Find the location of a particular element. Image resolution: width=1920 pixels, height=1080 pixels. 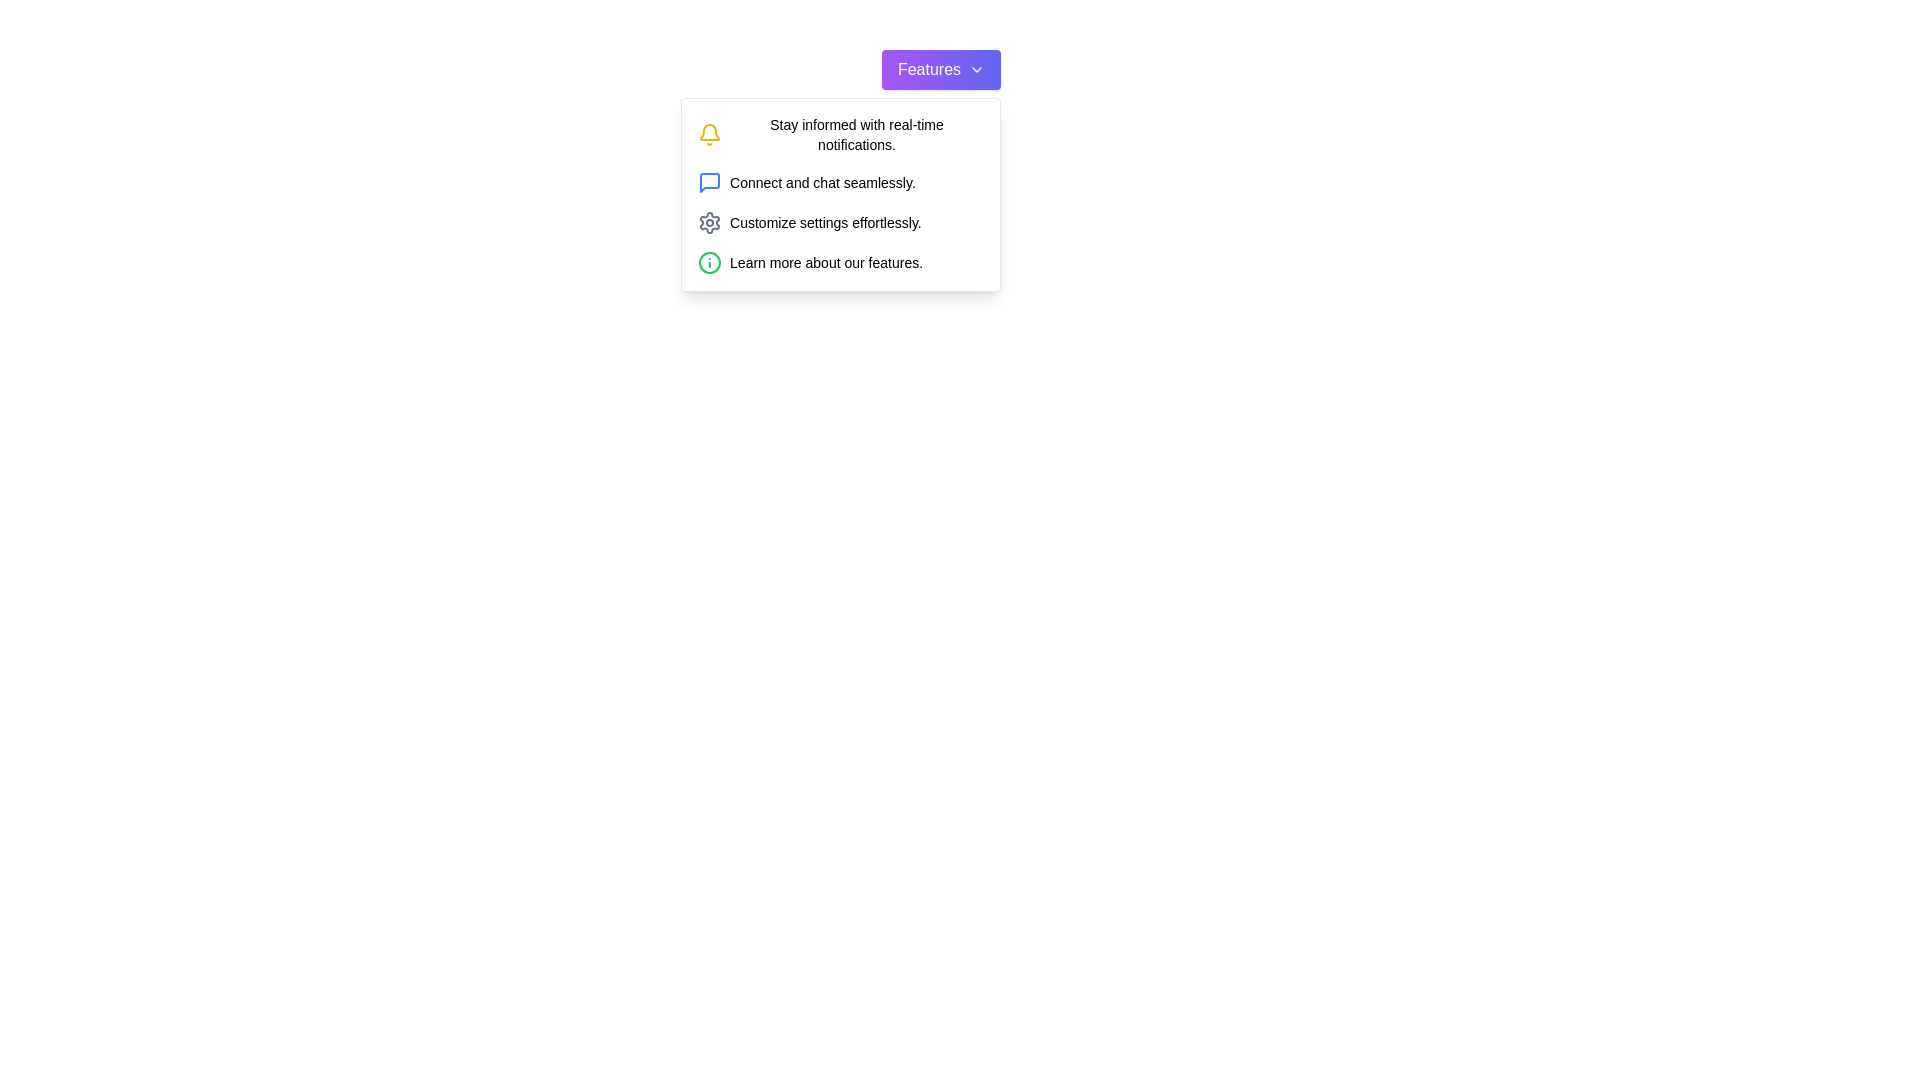

the Informational link, which is represented by a small green circular icon with an 'i' inside it, followed by the text 'Learn more about our features.' This link is the fourth item in the dropdown panel under the 'Features' button is located at coordinates (841, 261).